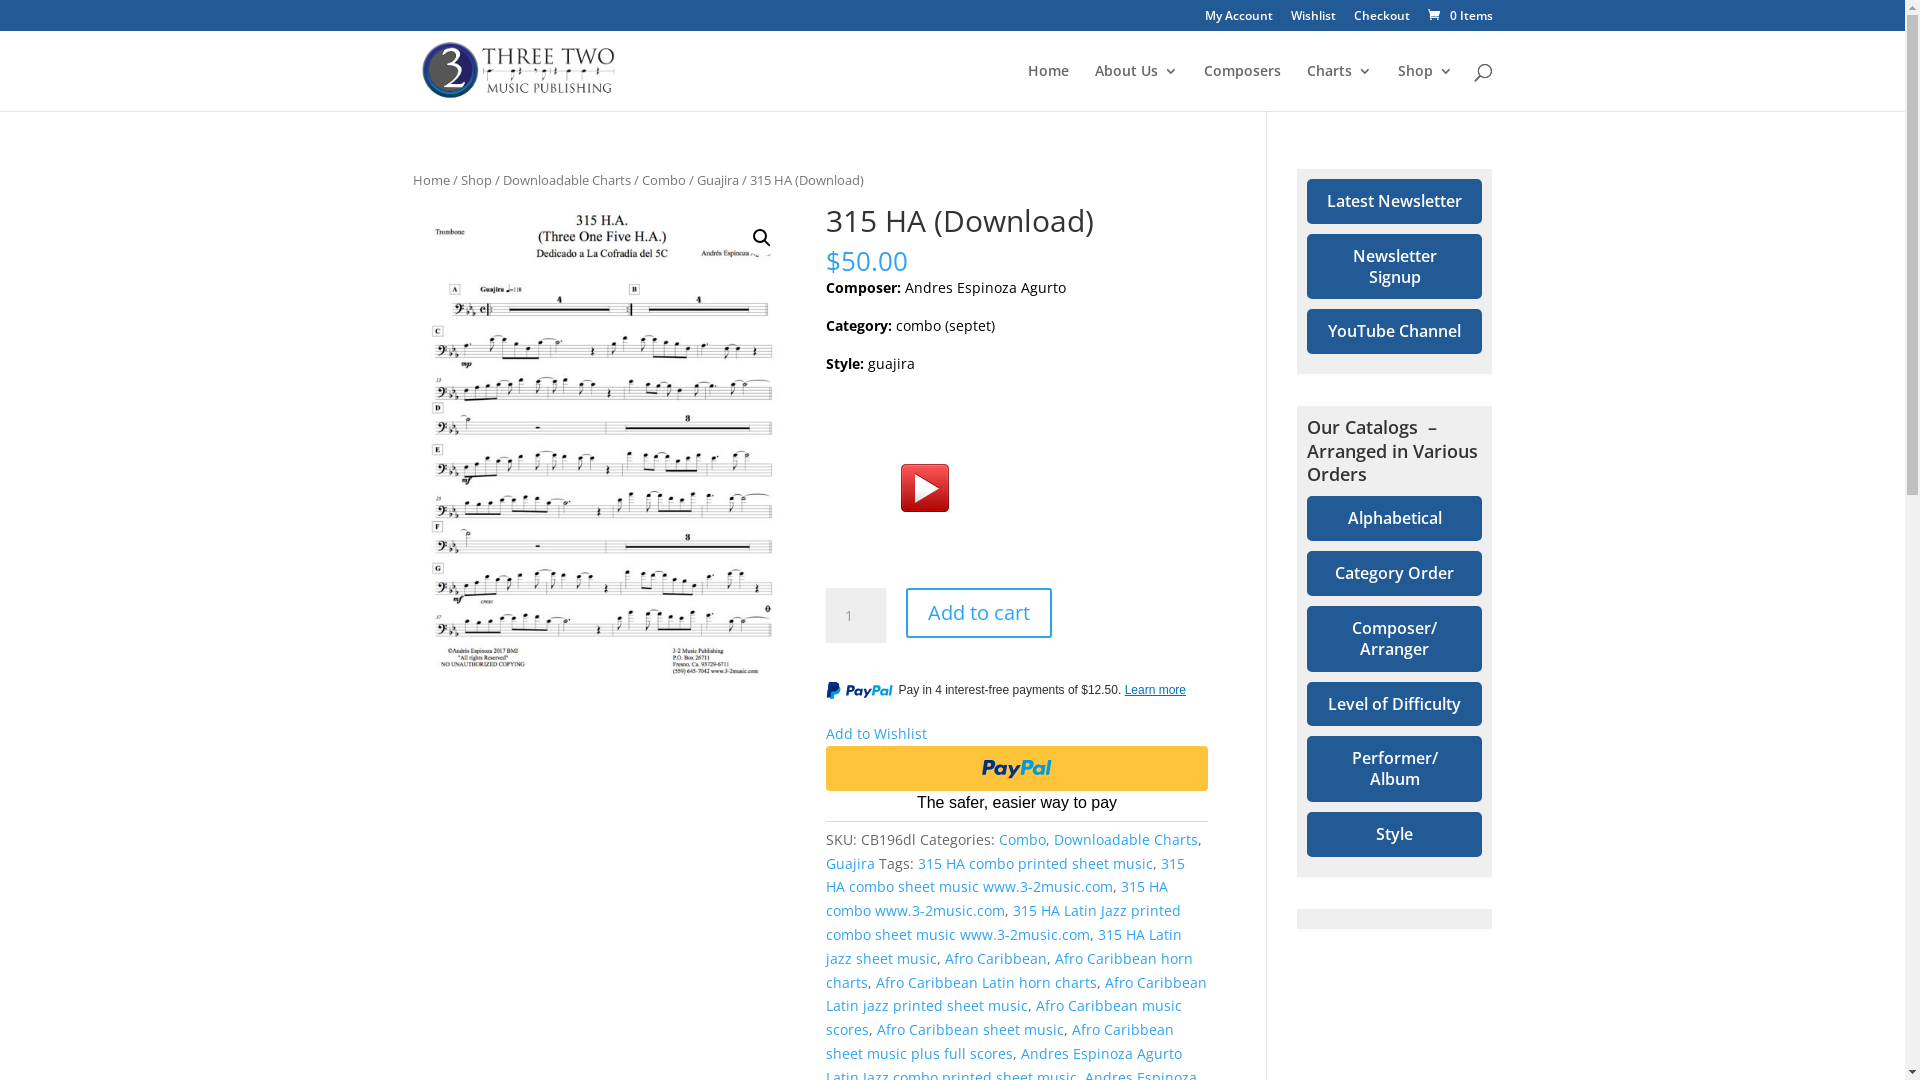  Describe the element at coordinates (1003, 1017) in the screenshot. I see `'Afro Caribbean music scores'` at that location.